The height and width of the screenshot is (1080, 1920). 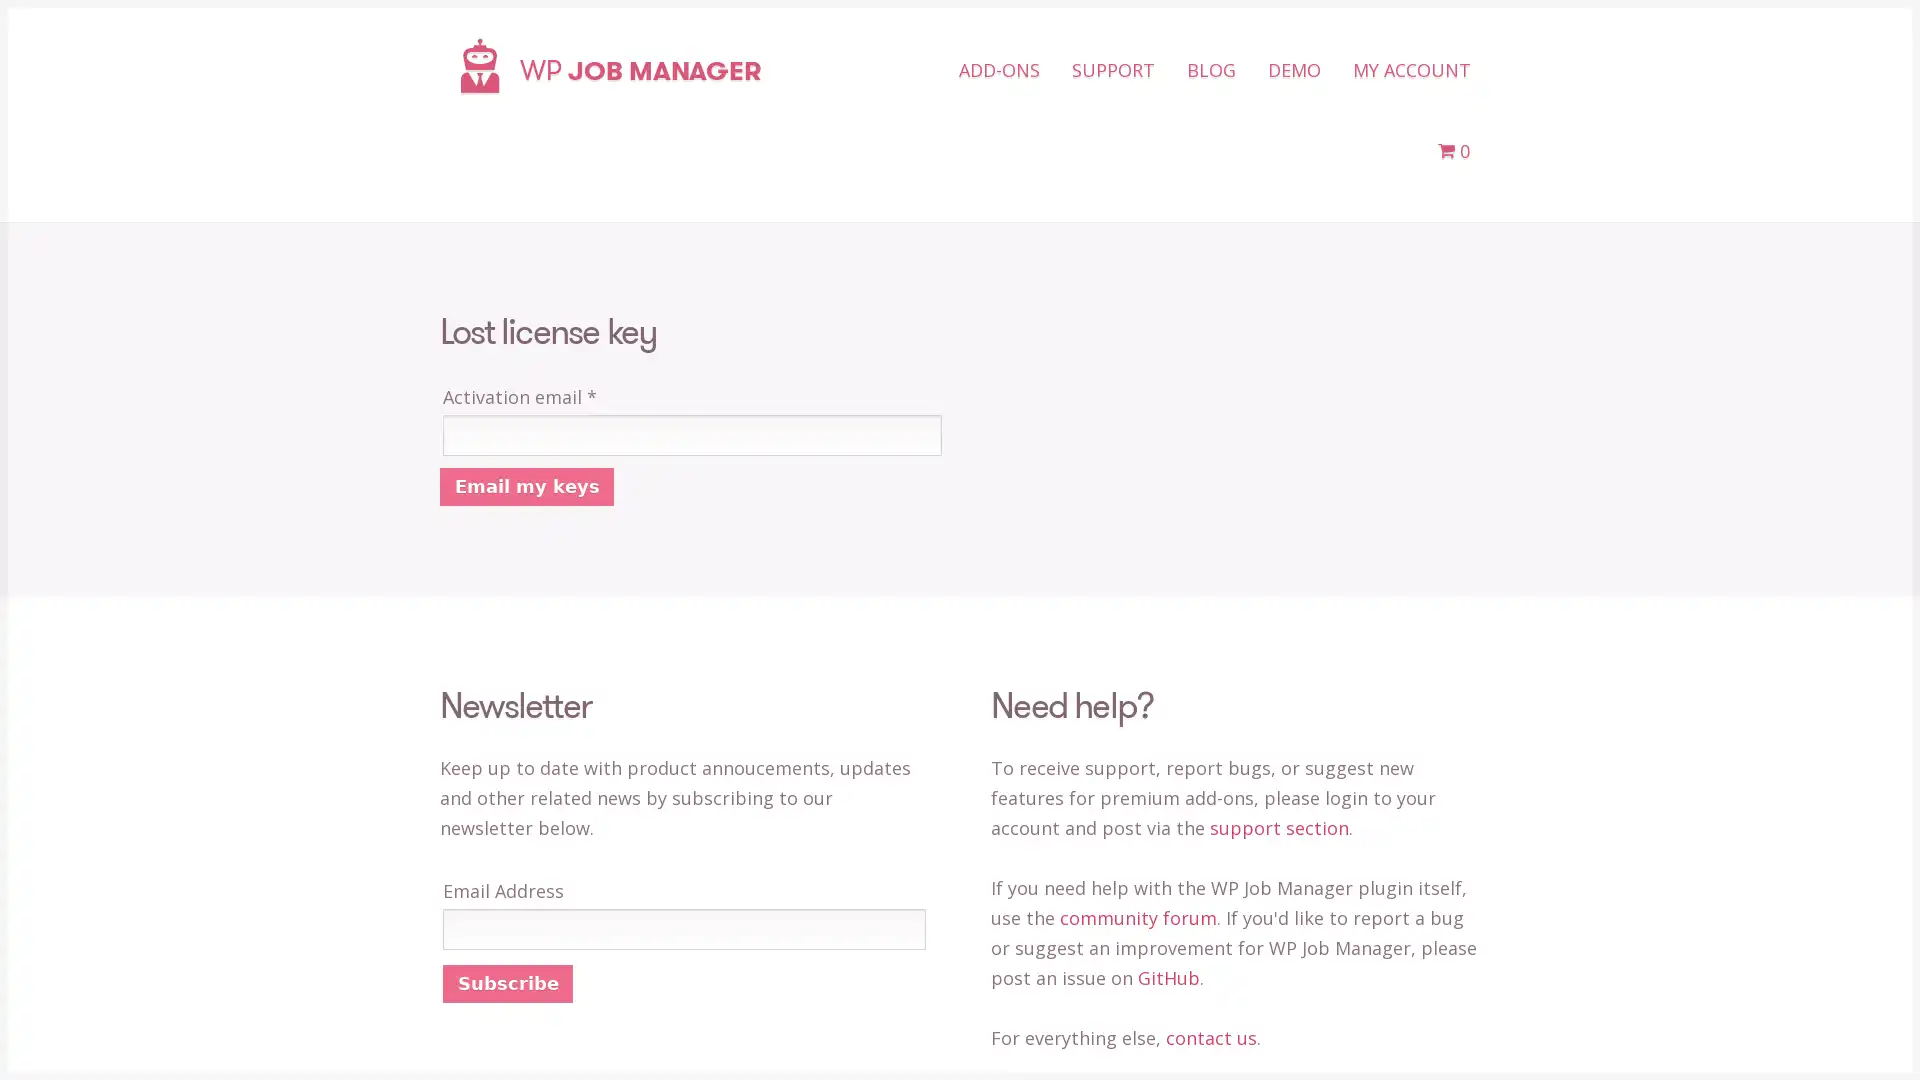 I want to click on Subscribe, so click(x=508, y=982).